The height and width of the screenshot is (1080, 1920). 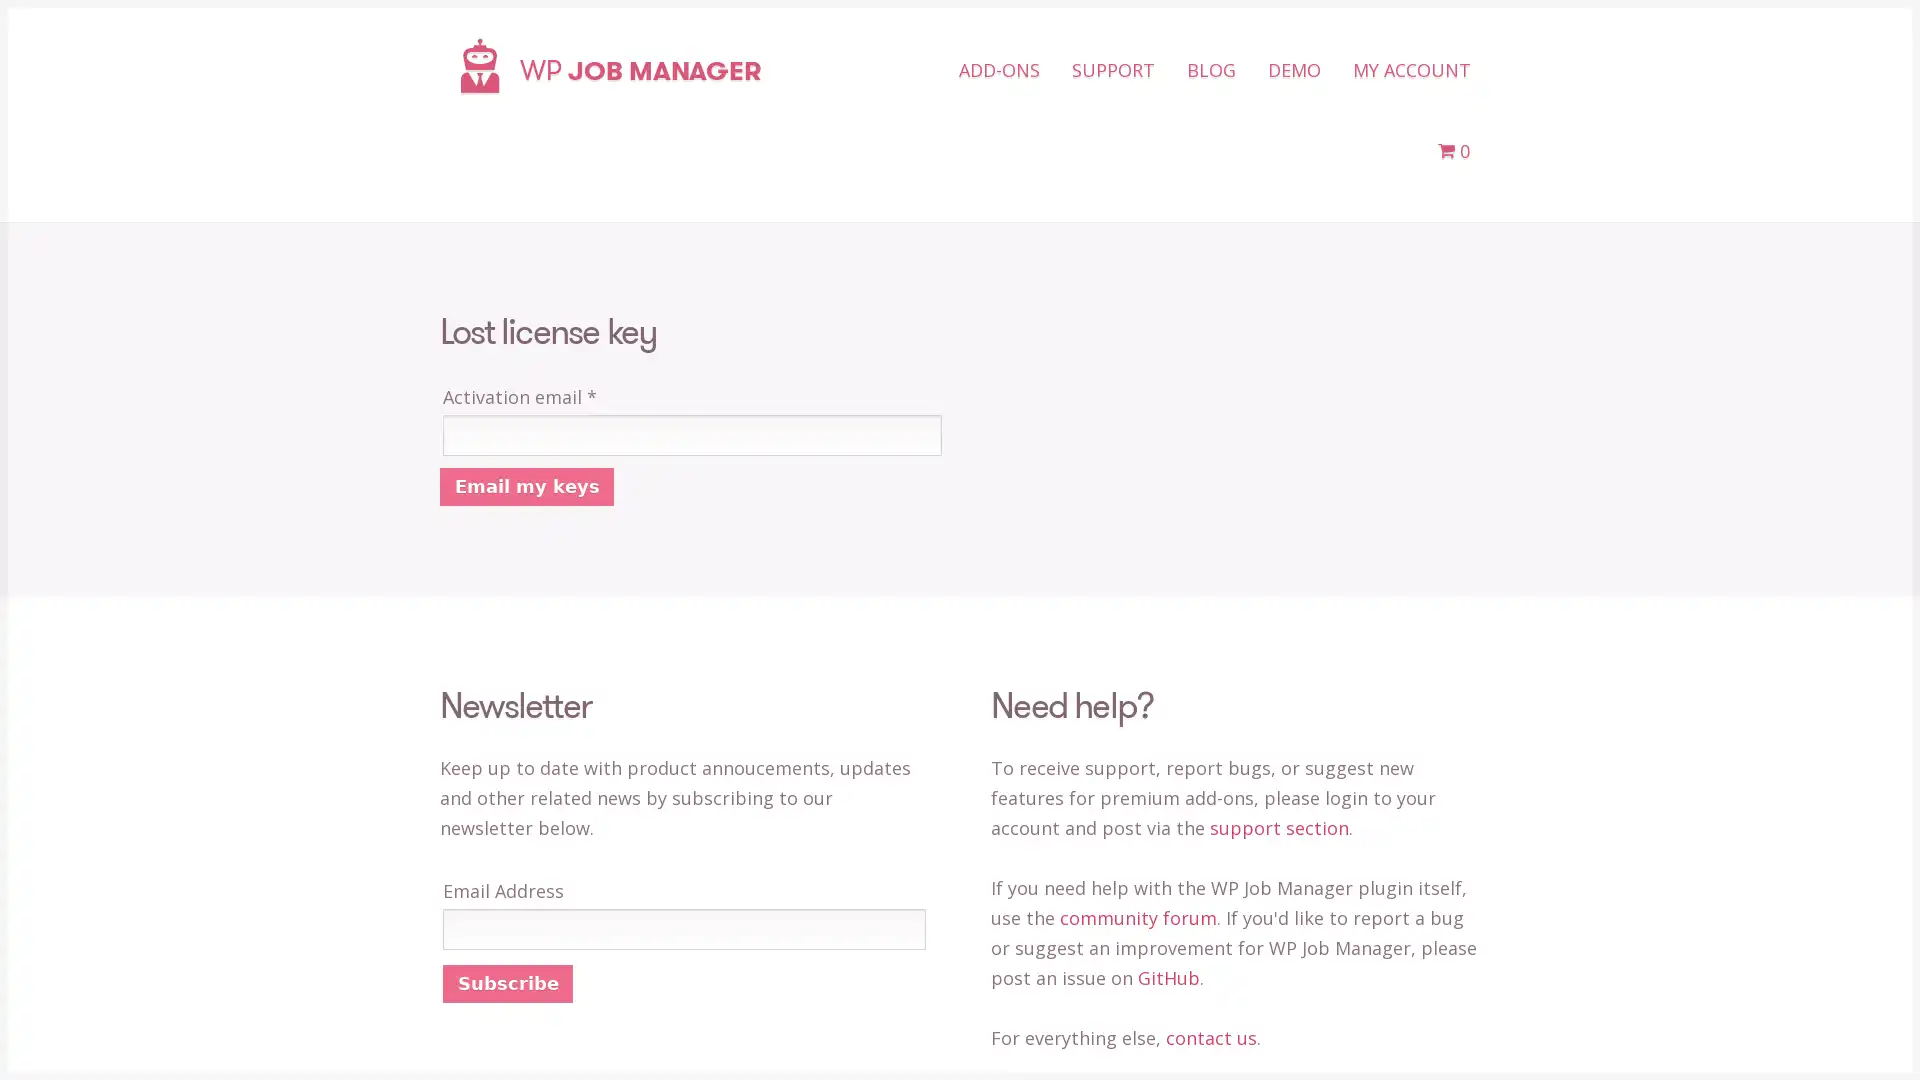 I want to click on Subscribe, so click(x=508, y=982).